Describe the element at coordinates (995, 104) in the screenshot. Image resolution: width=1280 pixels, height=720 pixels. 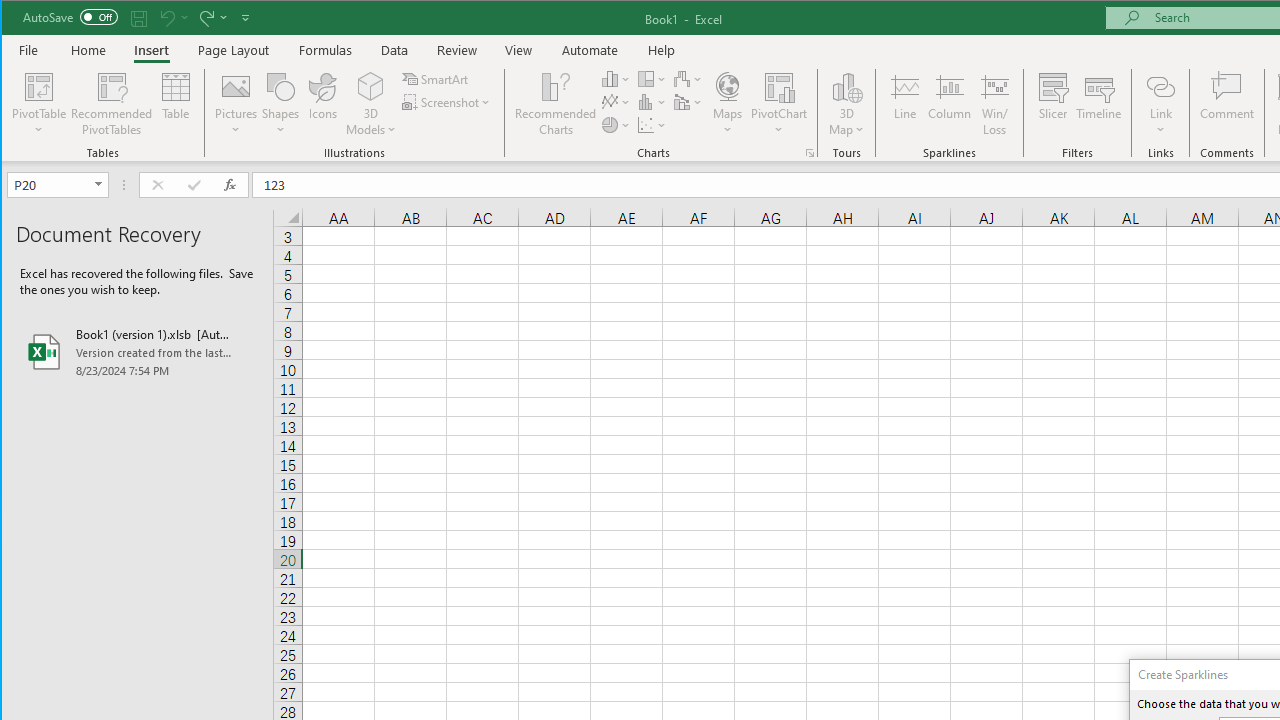
I see `'Win/Loss'` at that location.